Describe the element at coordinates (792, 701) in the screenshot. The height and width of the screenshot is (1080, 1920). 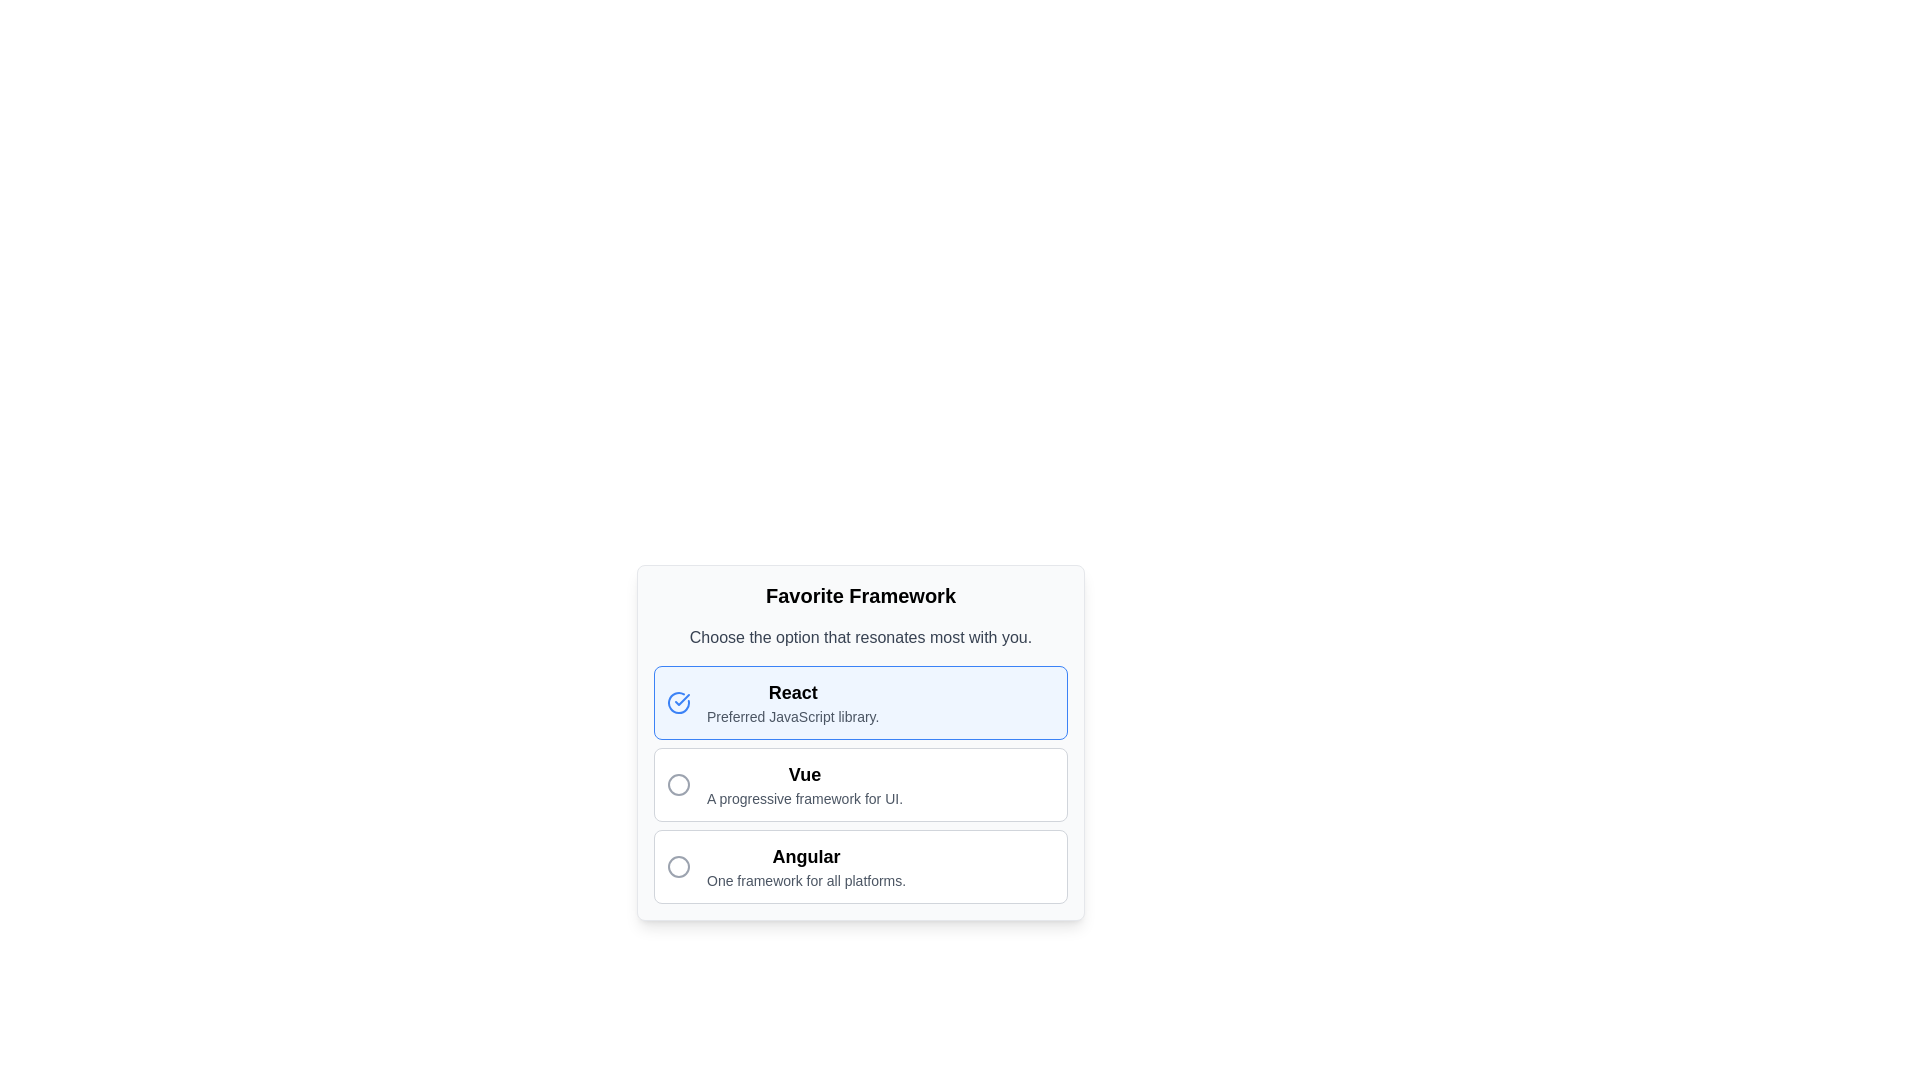
I see `the text block containing 'React' and 'Preferred JavaScript library.' within its selectable card` at that location.